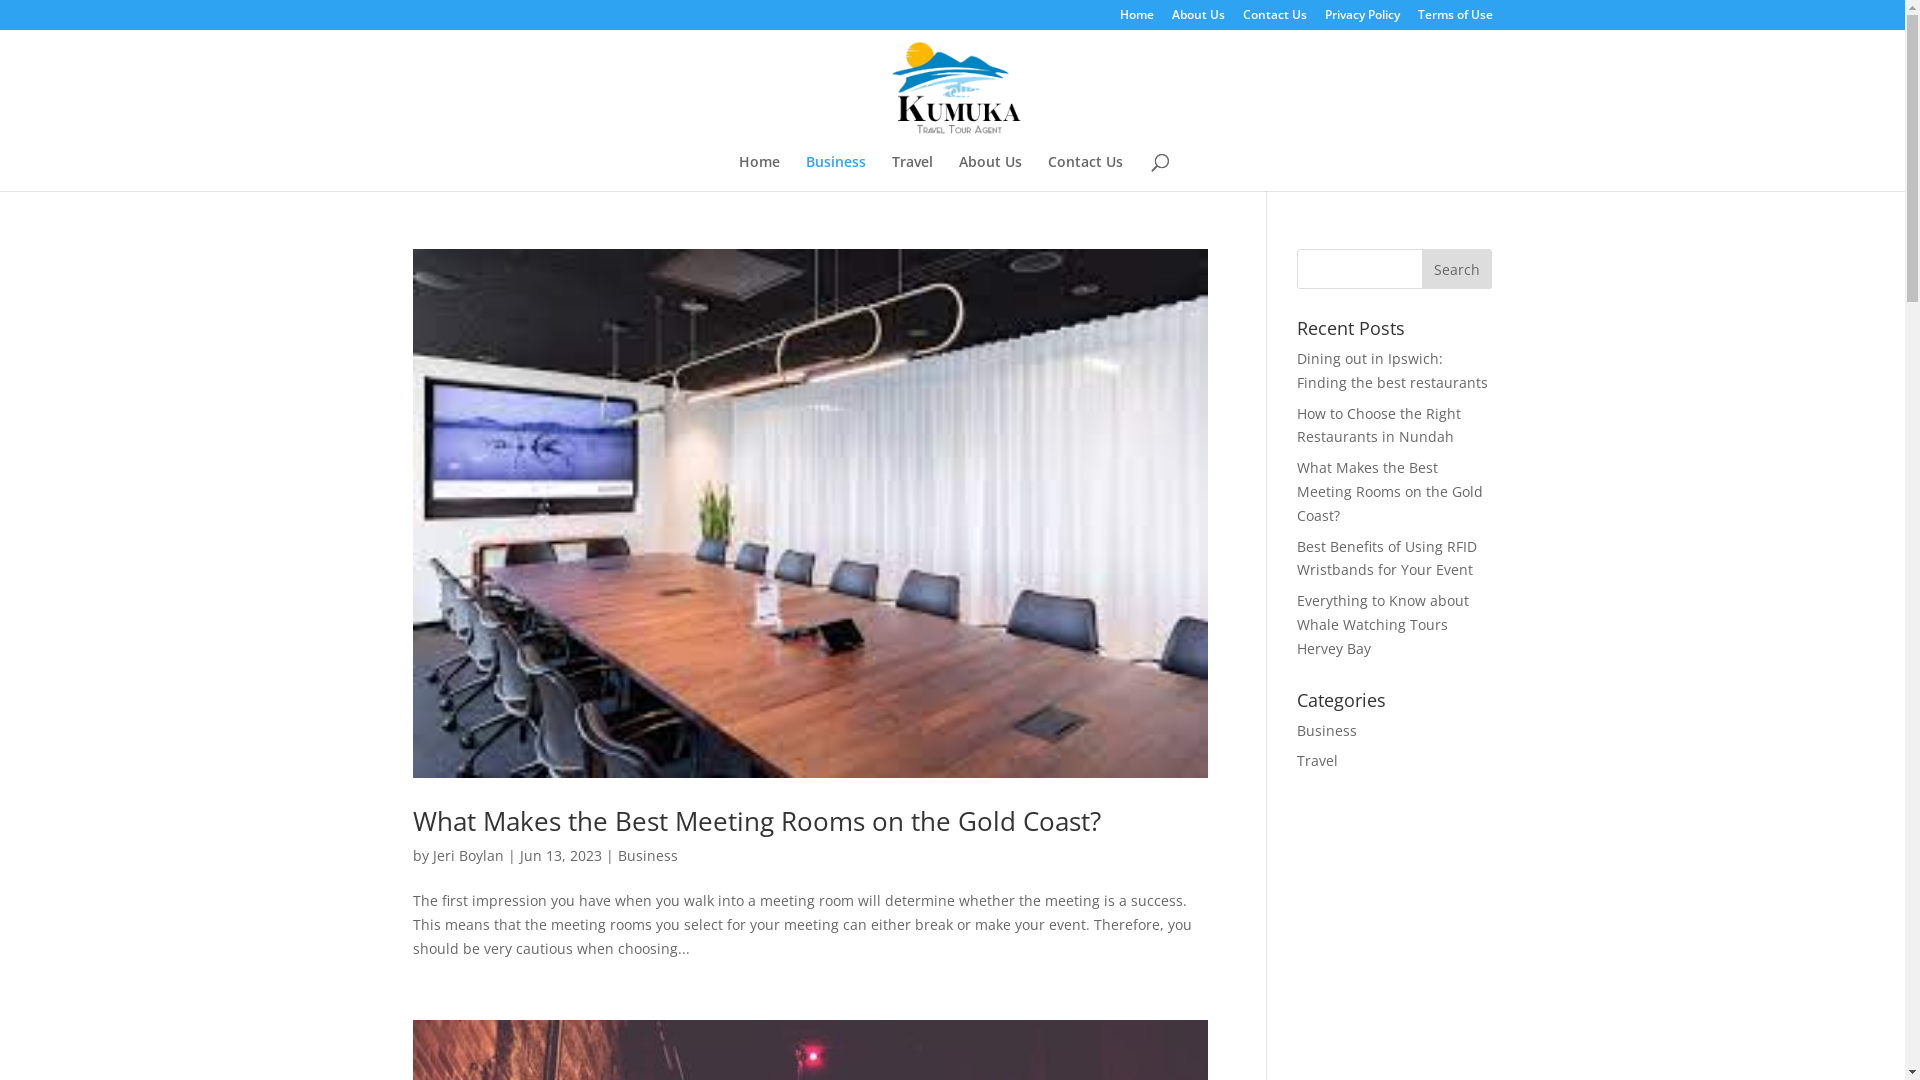 Image resolution: width=1920 pixels, height=1080 pixels. I want to click on 'Business', so click(1326, 730).